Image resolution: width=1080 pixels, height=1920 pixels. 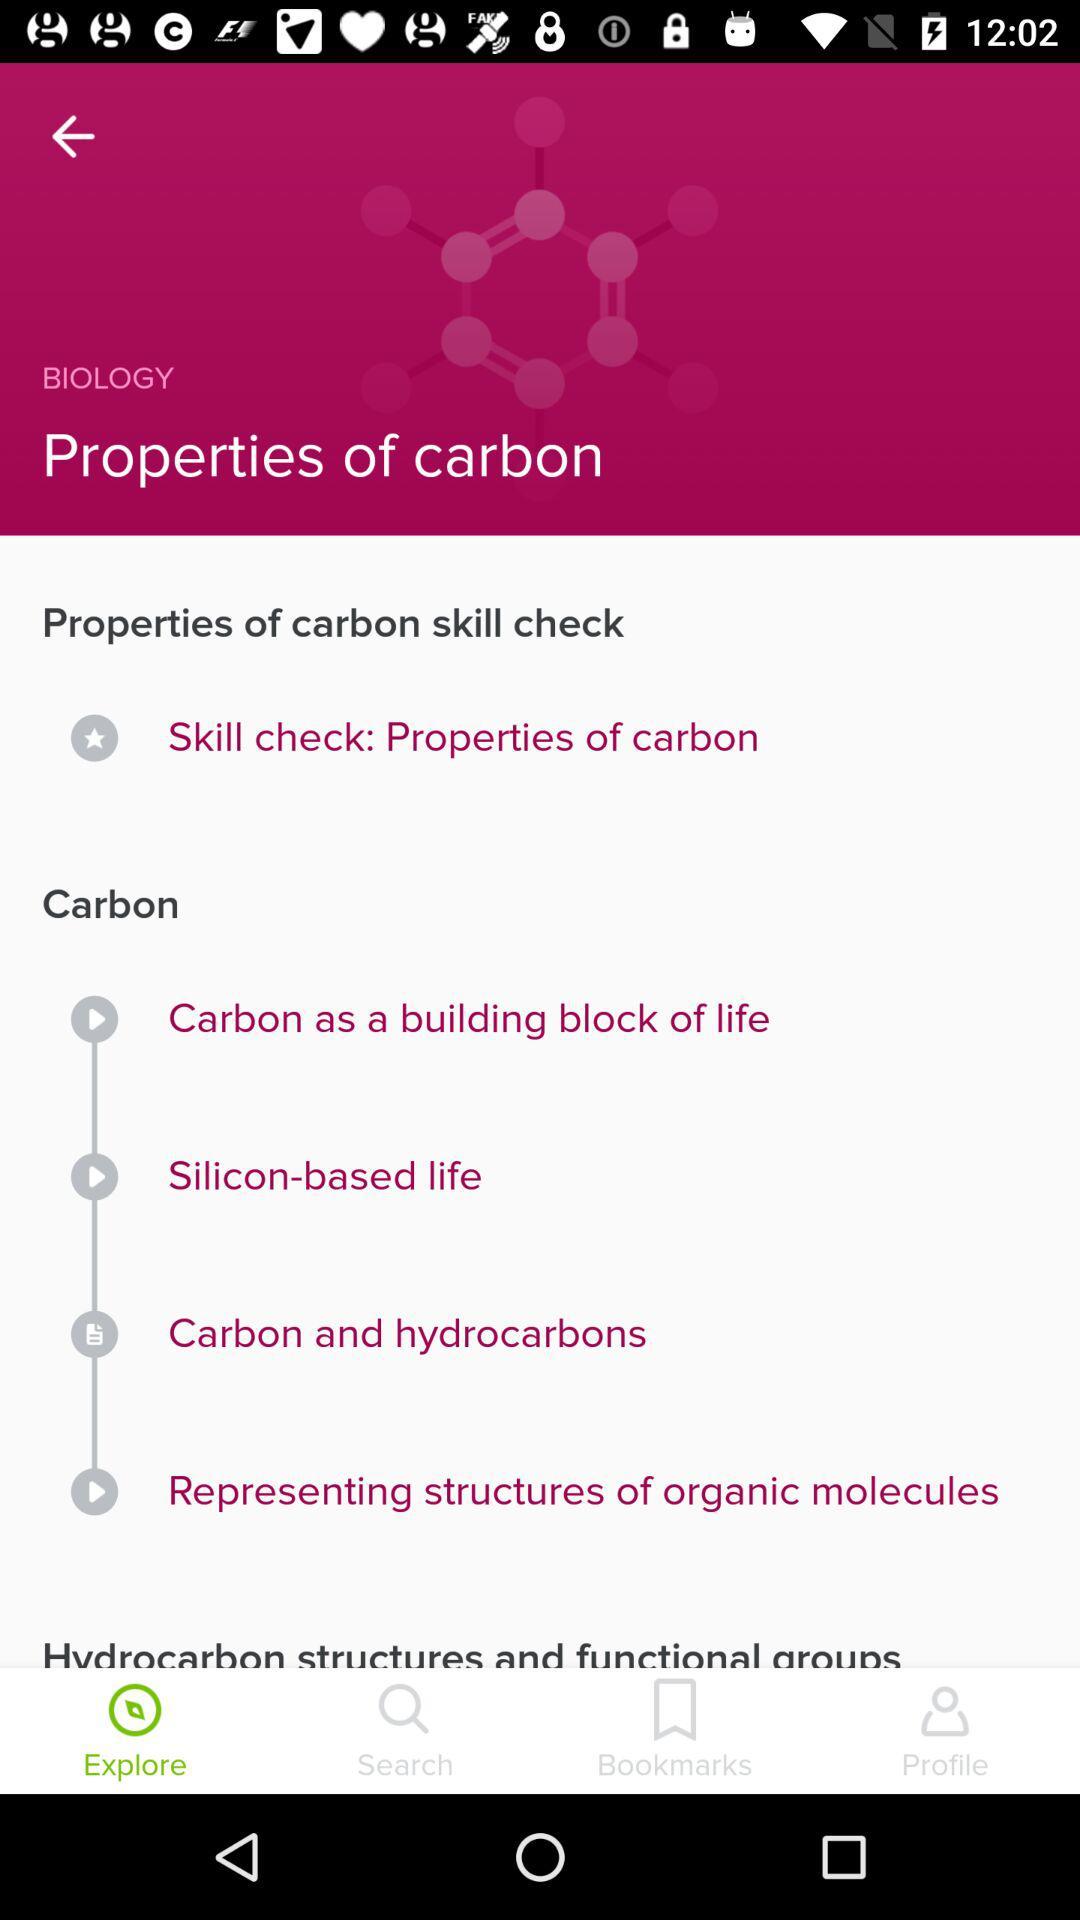 I want to click on icon below the hydrocarbon structures and icon, so click(x=945, y=1732).